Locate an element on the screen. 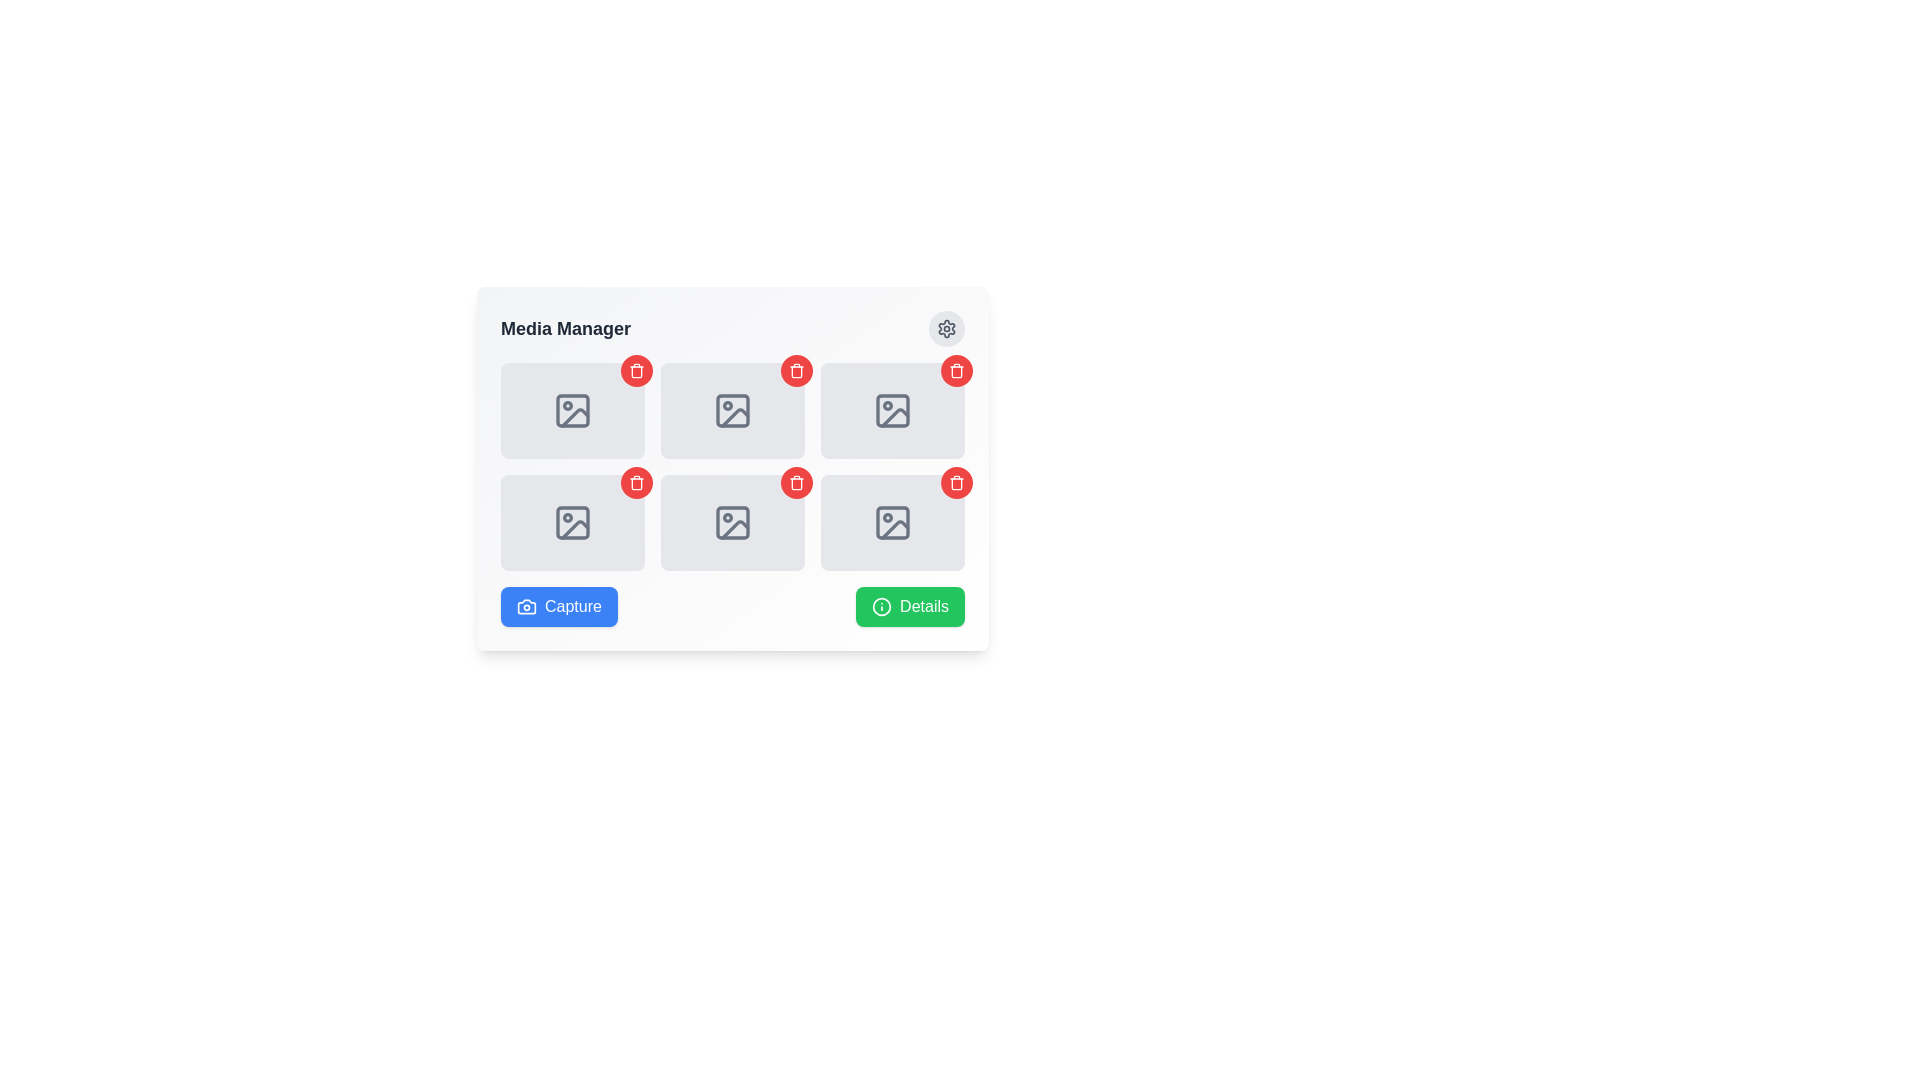  the image or gallery icon in the lower-right corner of the Media Manager interface, which is represented by a minimalistic design featuring a sun or moon and a mountain is located at coordinates (891, 522).